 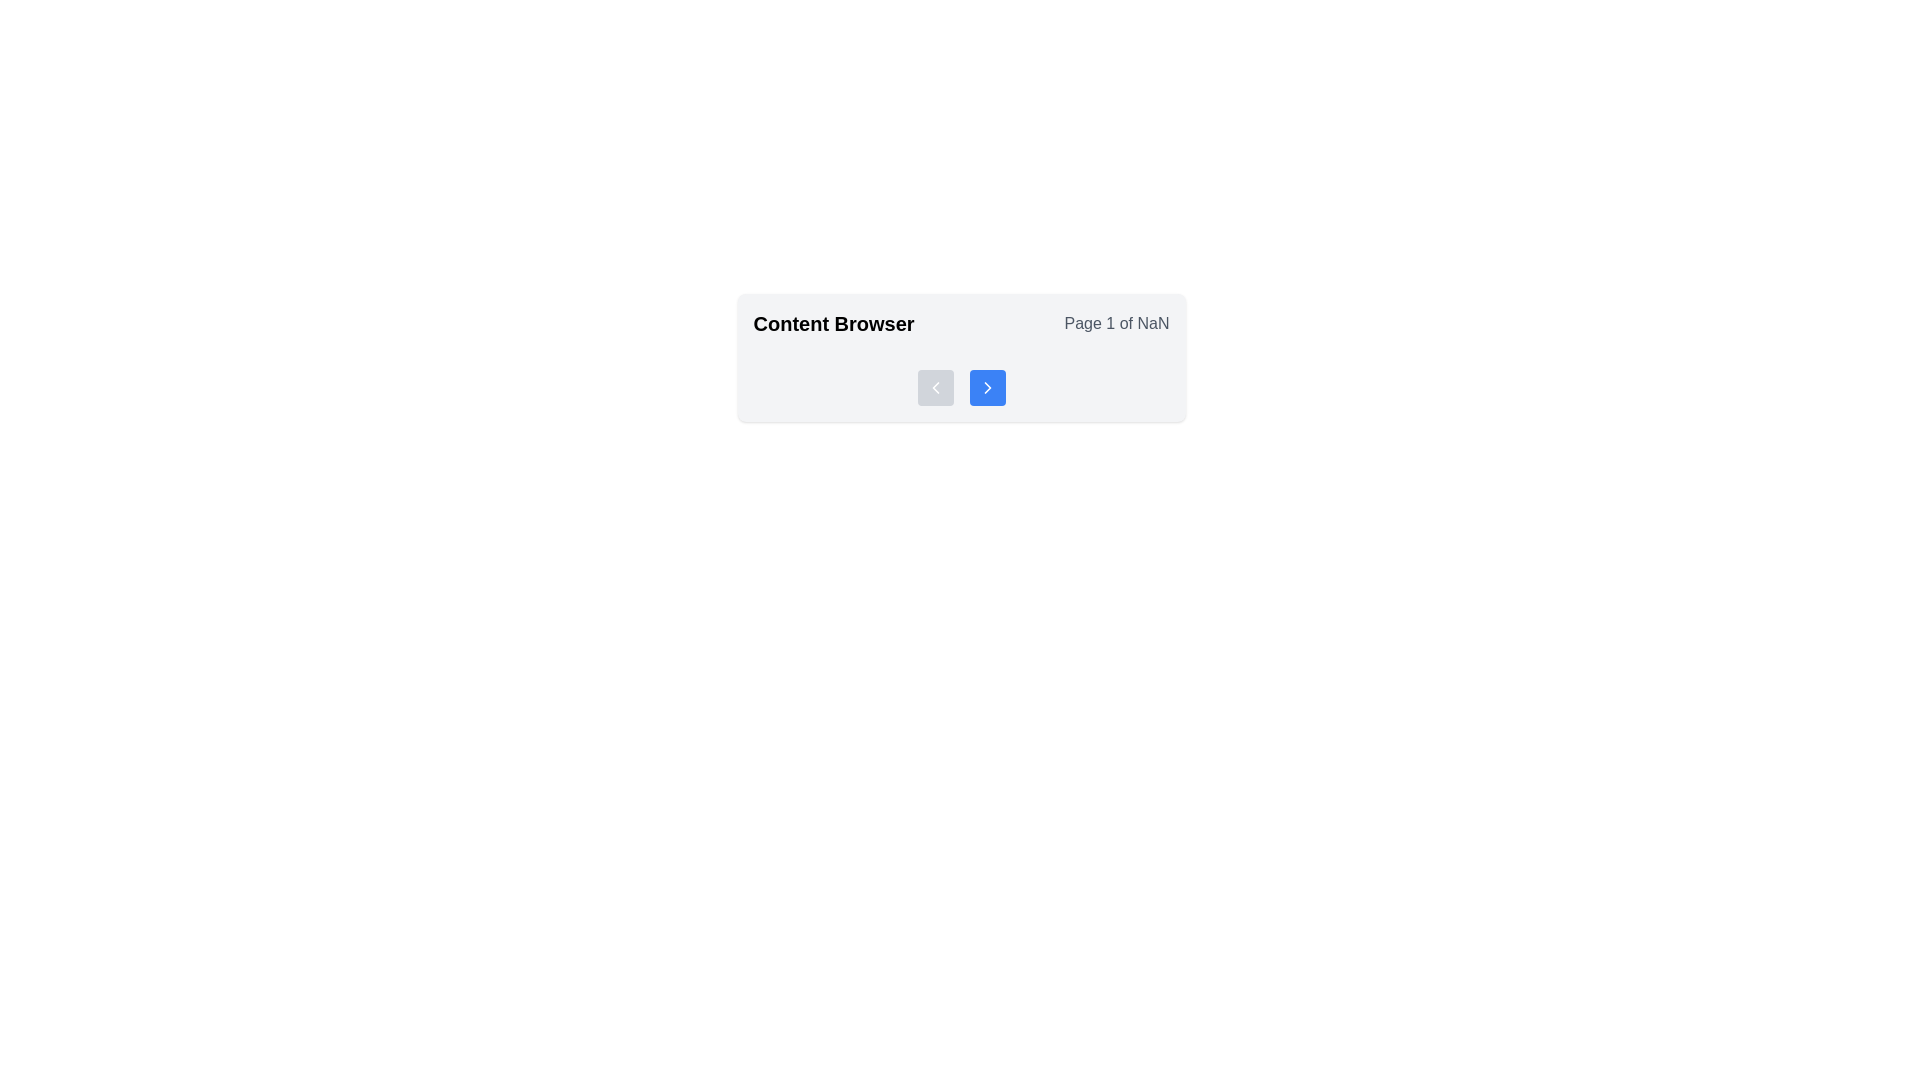 What do you see at coordinates (834, 323) in the screenshot?
I see `text content of the Text Label that serves as a header or title for the current section, located in the upper central portion of the layout` at bounding box center [834, 323].